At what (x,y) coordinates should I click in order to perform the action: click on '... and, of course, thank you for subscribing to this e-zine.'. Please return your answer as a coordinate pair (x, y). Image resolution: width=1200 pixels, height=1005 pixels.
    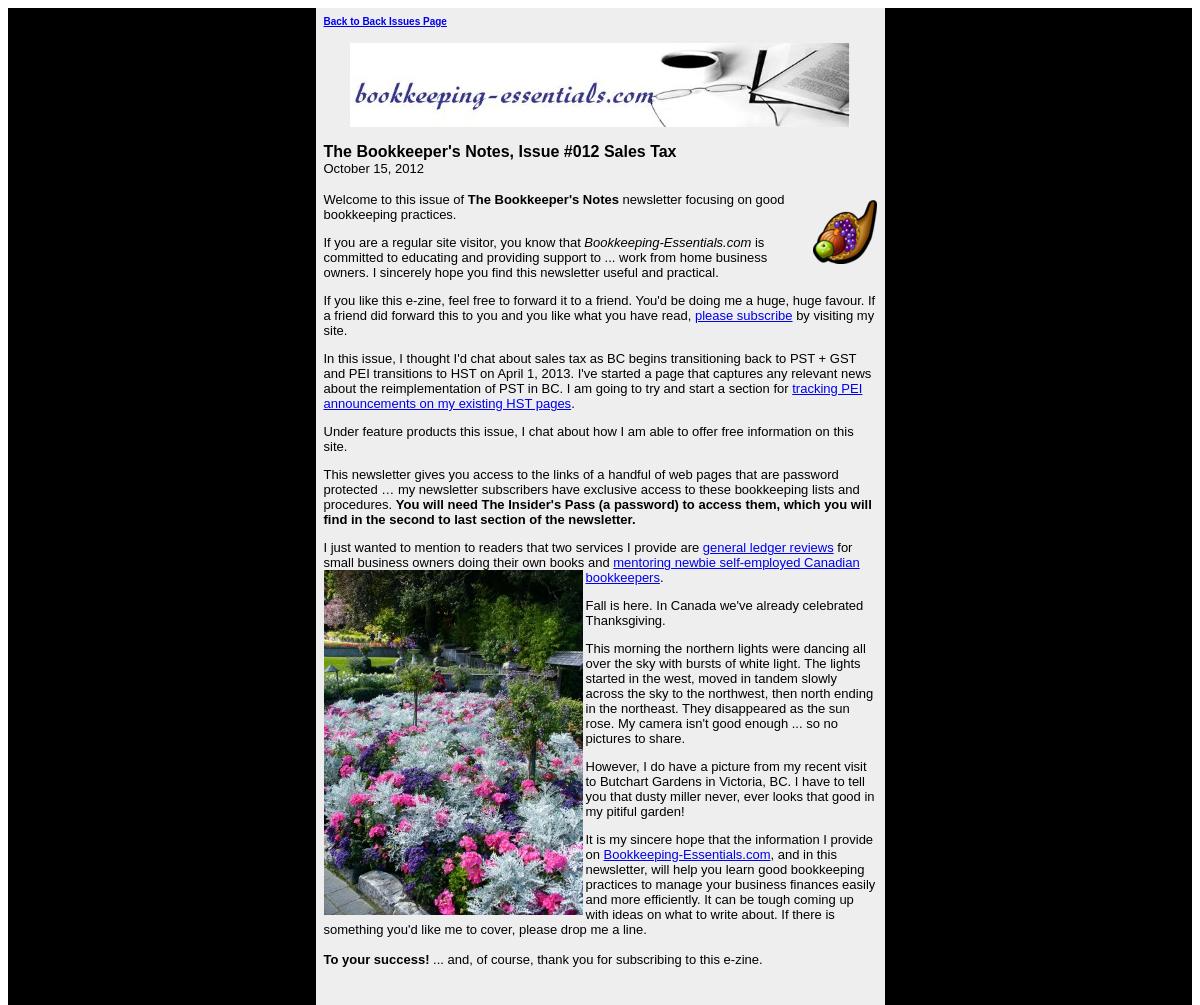
    Looking at the image, I should click on (429, 958).